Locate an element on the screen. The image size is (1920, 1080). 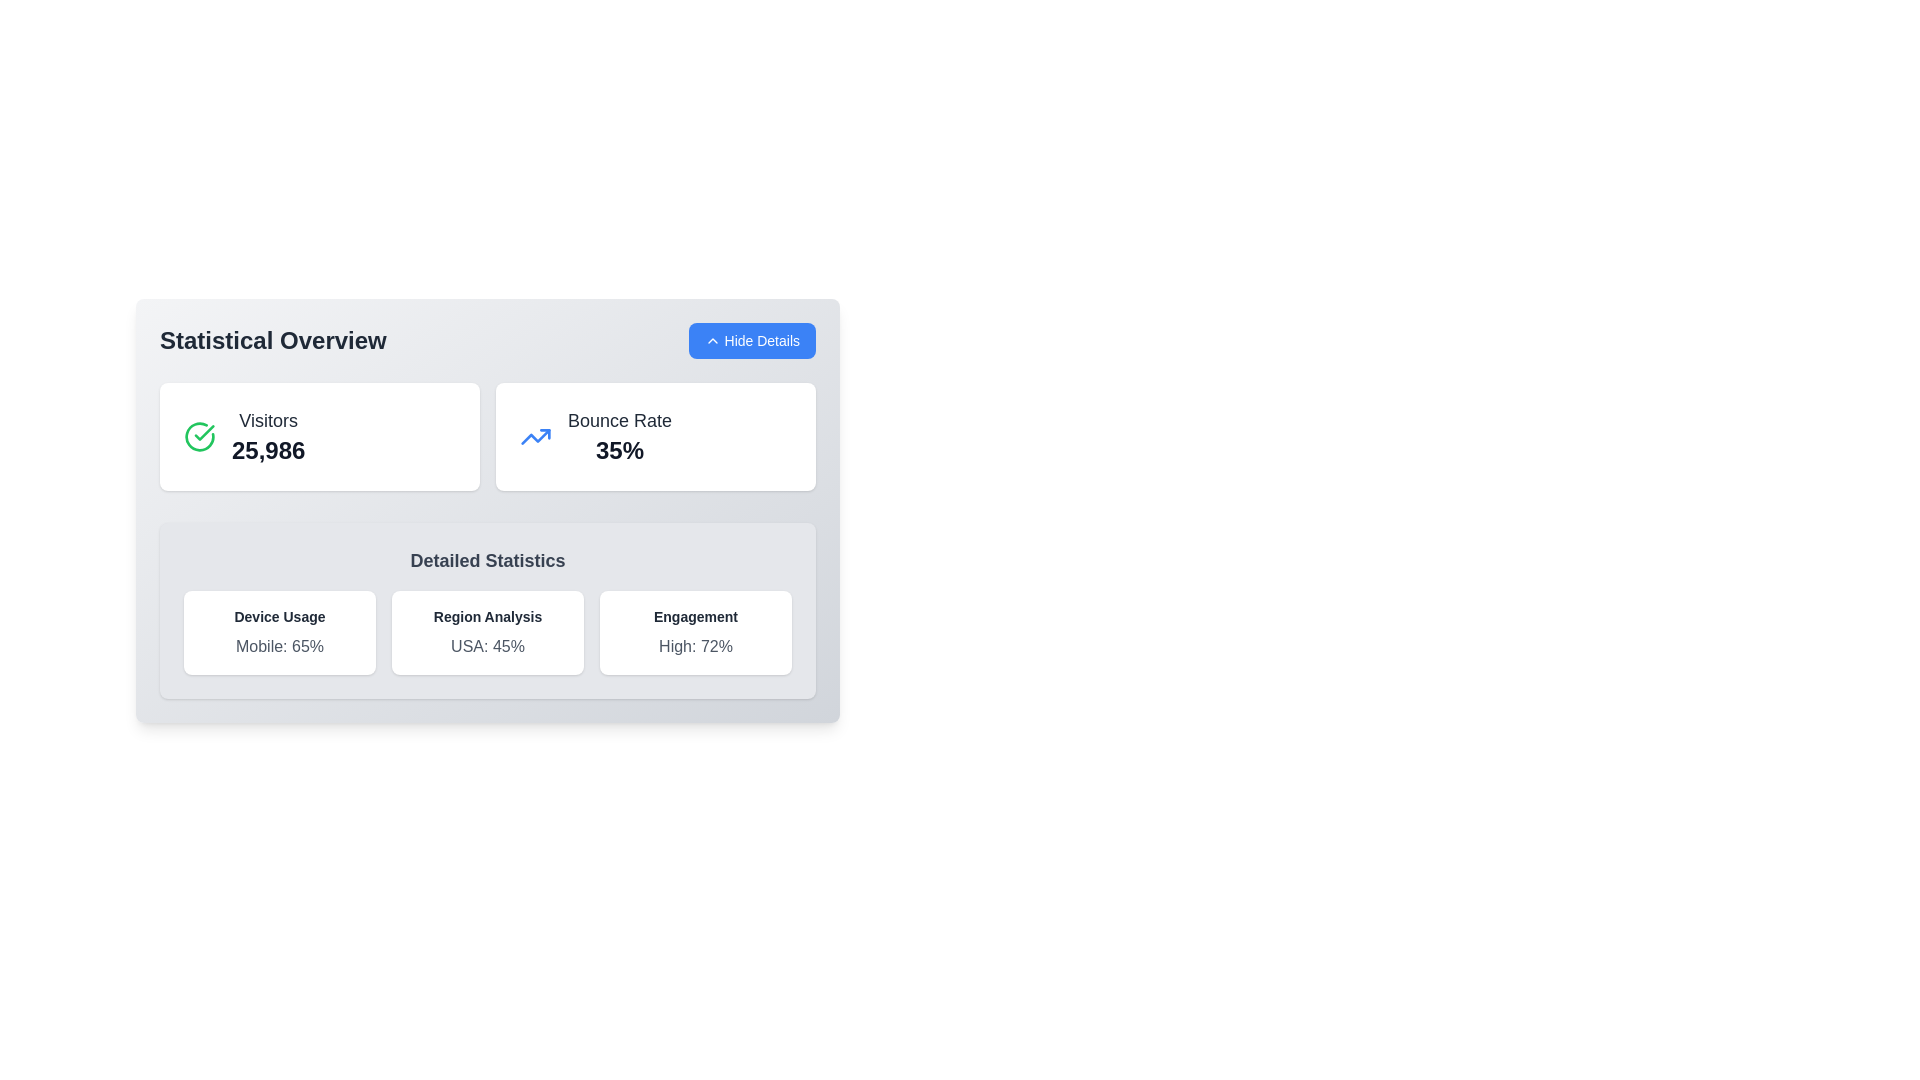
the static text label within the blue button, which indicates that clicking the button will collapse or hide additional information below is located at coordinates (761, 339).